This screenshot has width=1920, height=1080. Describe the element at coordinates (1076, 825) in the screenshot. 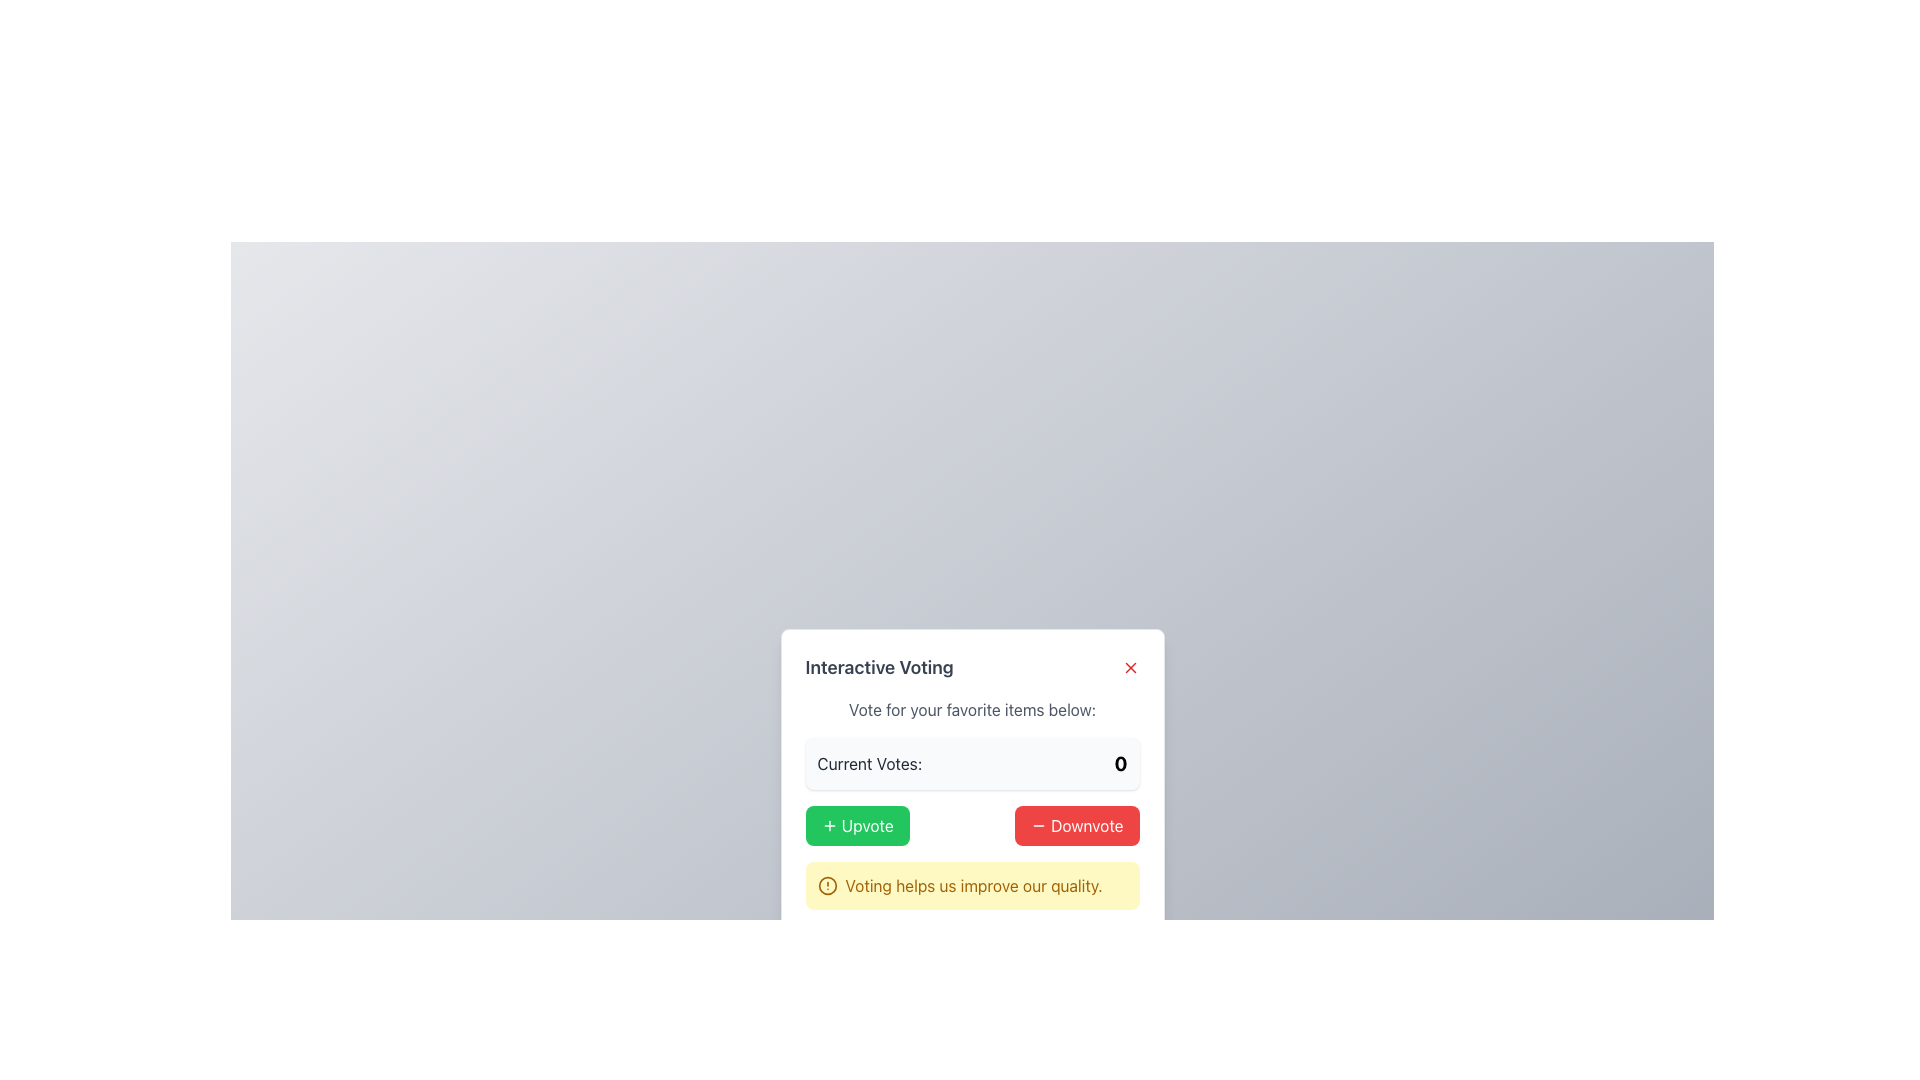

I see `the downvote button located to the right of the 'Upvote' button in the voting panel to change its background color` at that location.